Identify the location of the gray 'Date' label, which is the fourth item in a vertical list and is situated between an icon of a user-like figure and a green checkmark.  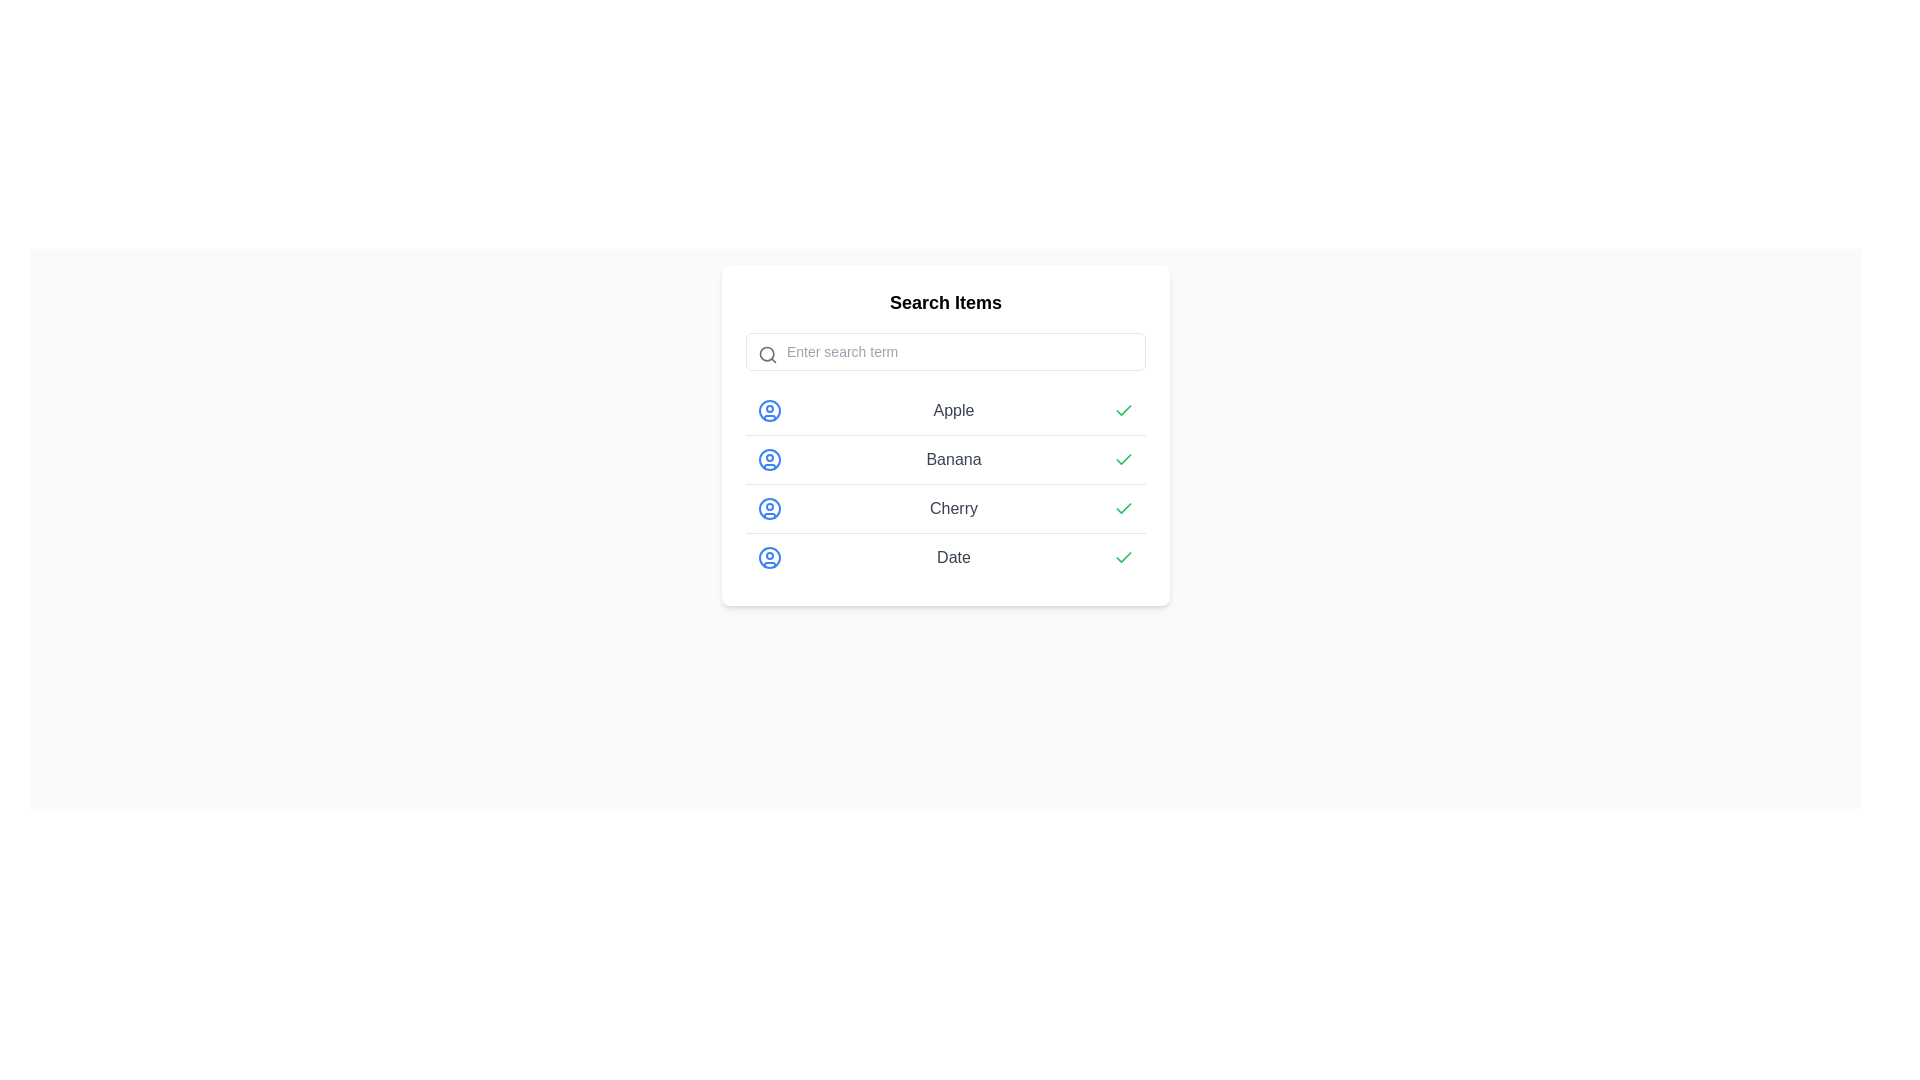
(953, 558).